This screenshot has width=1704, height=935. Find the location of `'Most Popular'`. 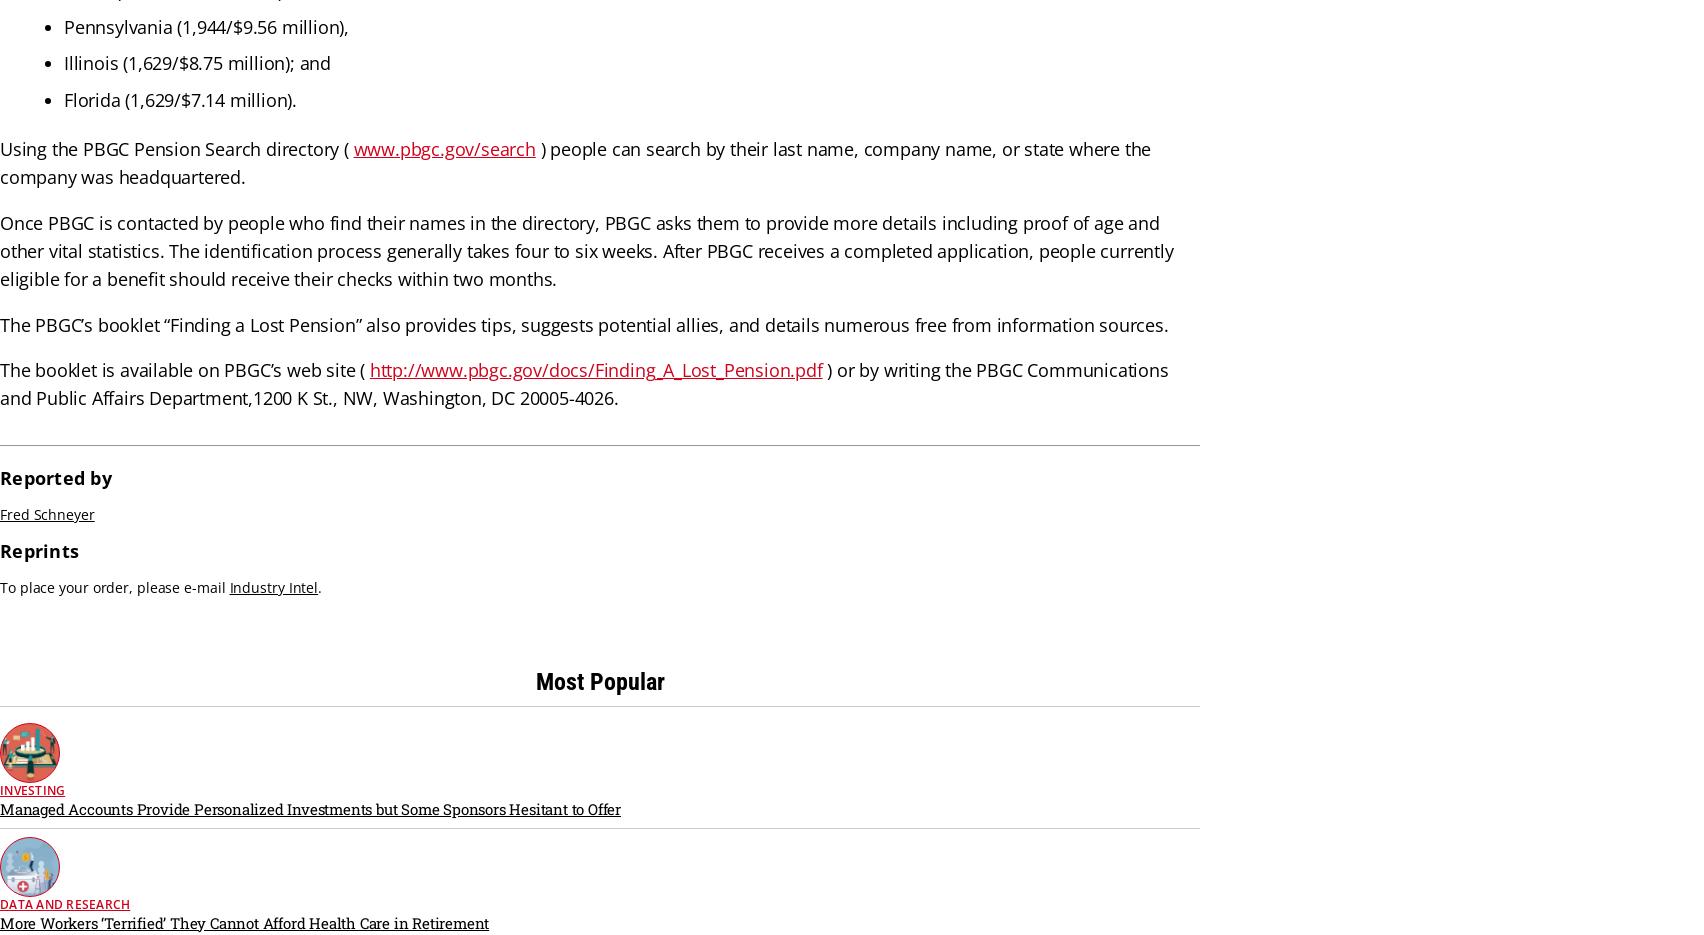

'Most Popular' is located at coordinates (535, 680).